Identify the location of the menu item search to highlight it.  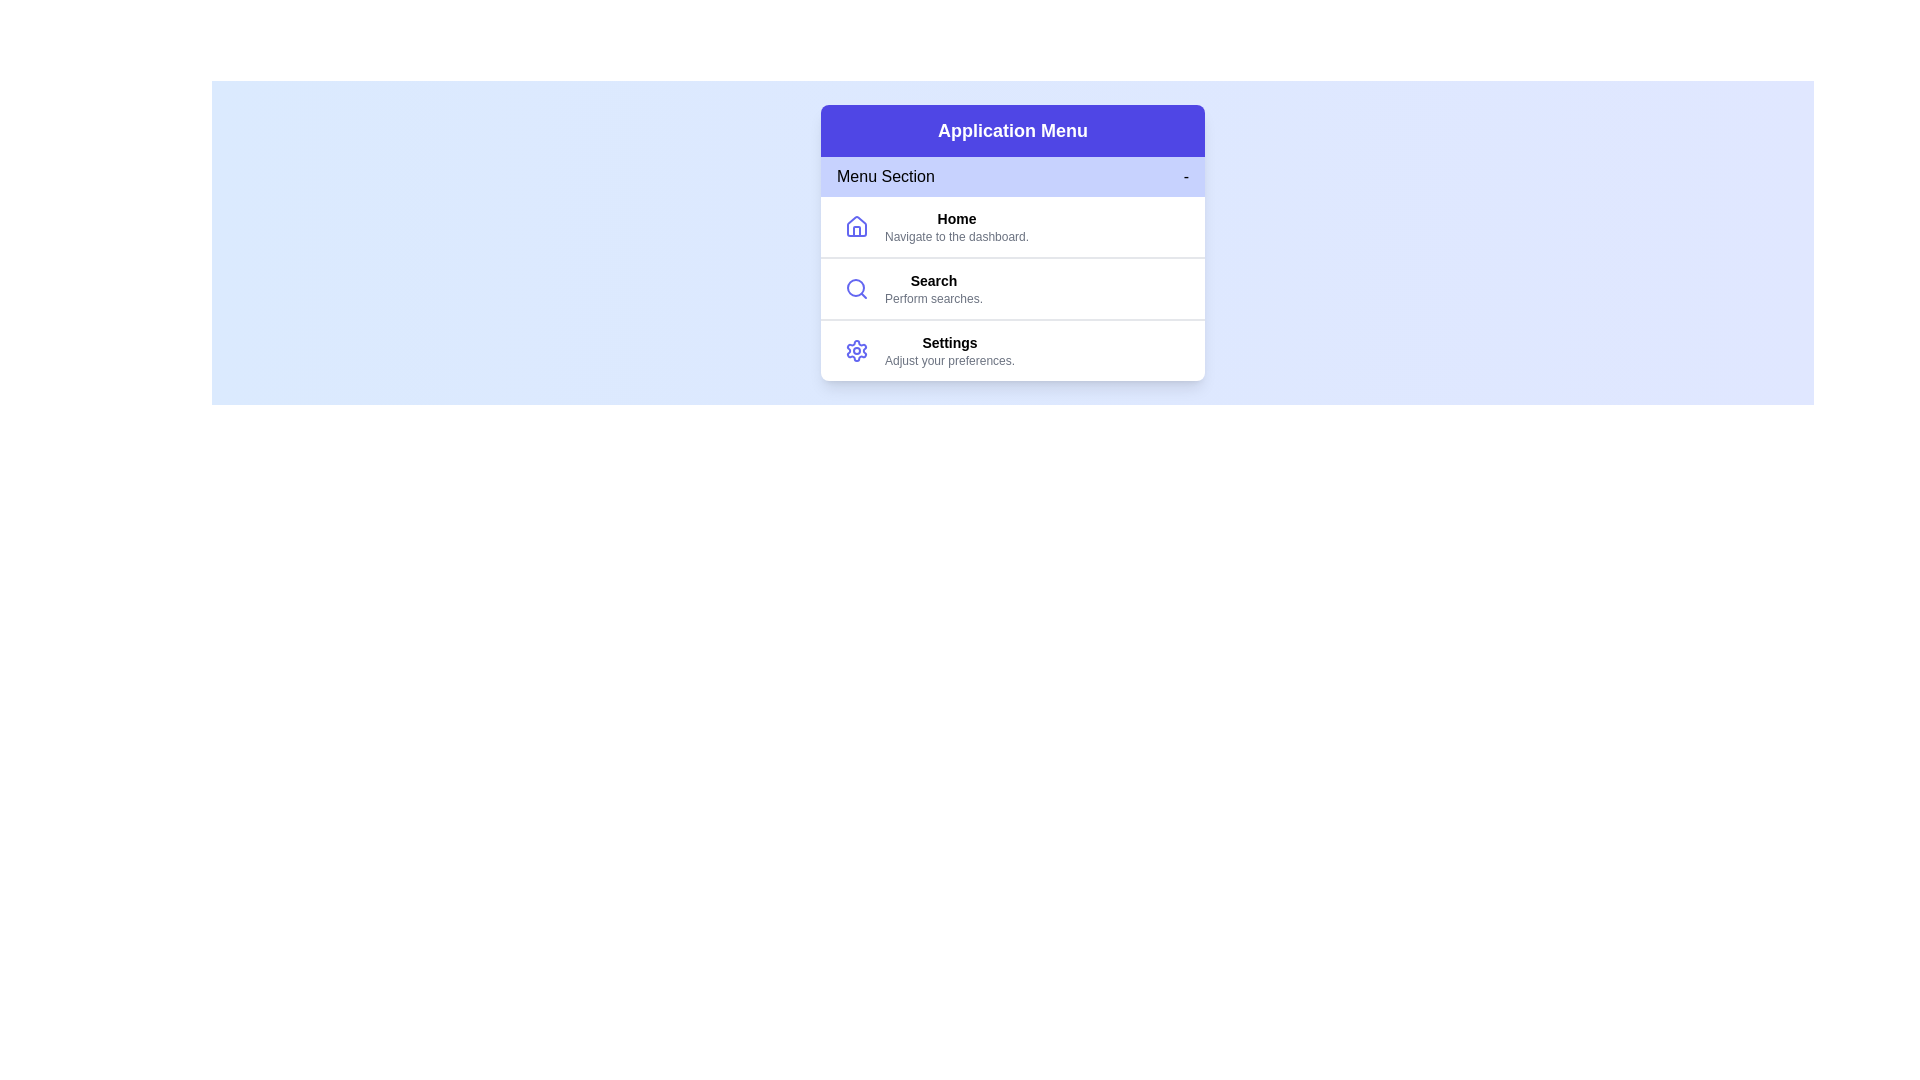
(1012, 288).